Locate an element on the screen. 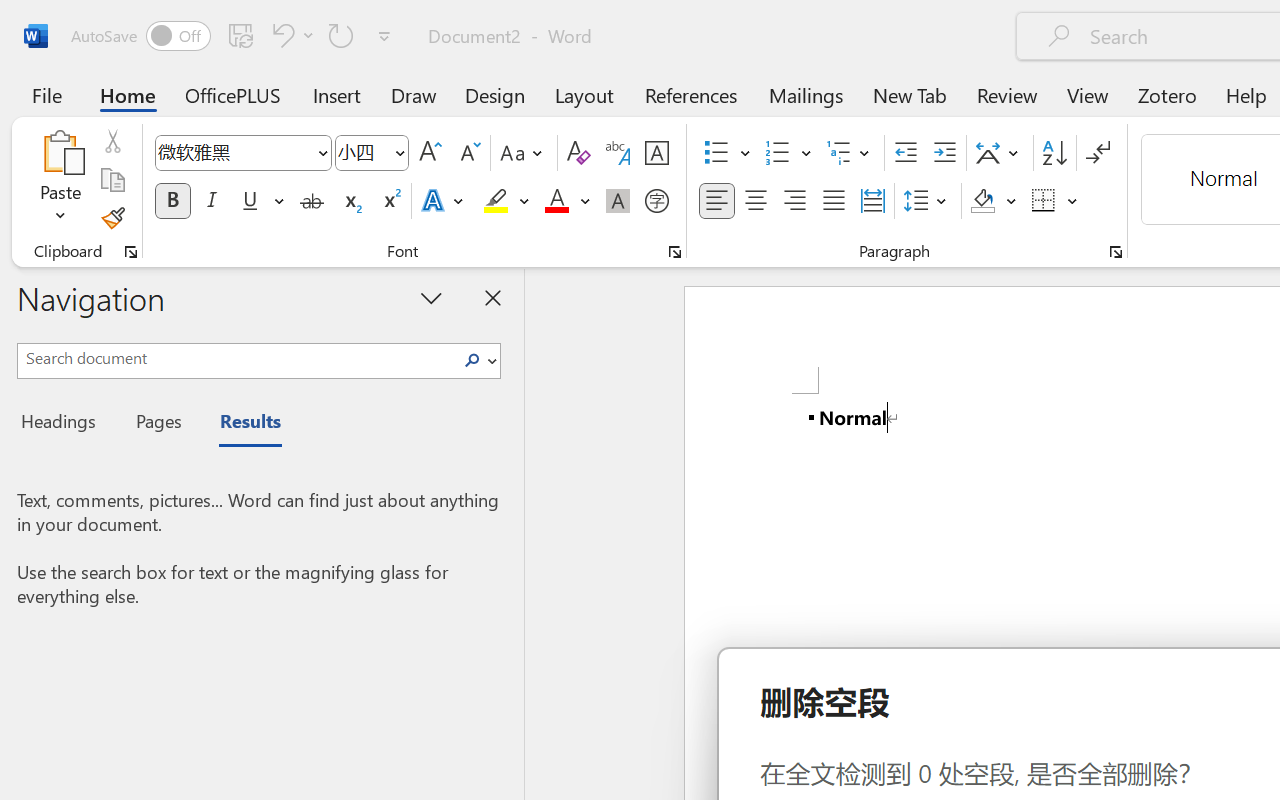  'Task Pane Options' is located at coordinates (431, 297).